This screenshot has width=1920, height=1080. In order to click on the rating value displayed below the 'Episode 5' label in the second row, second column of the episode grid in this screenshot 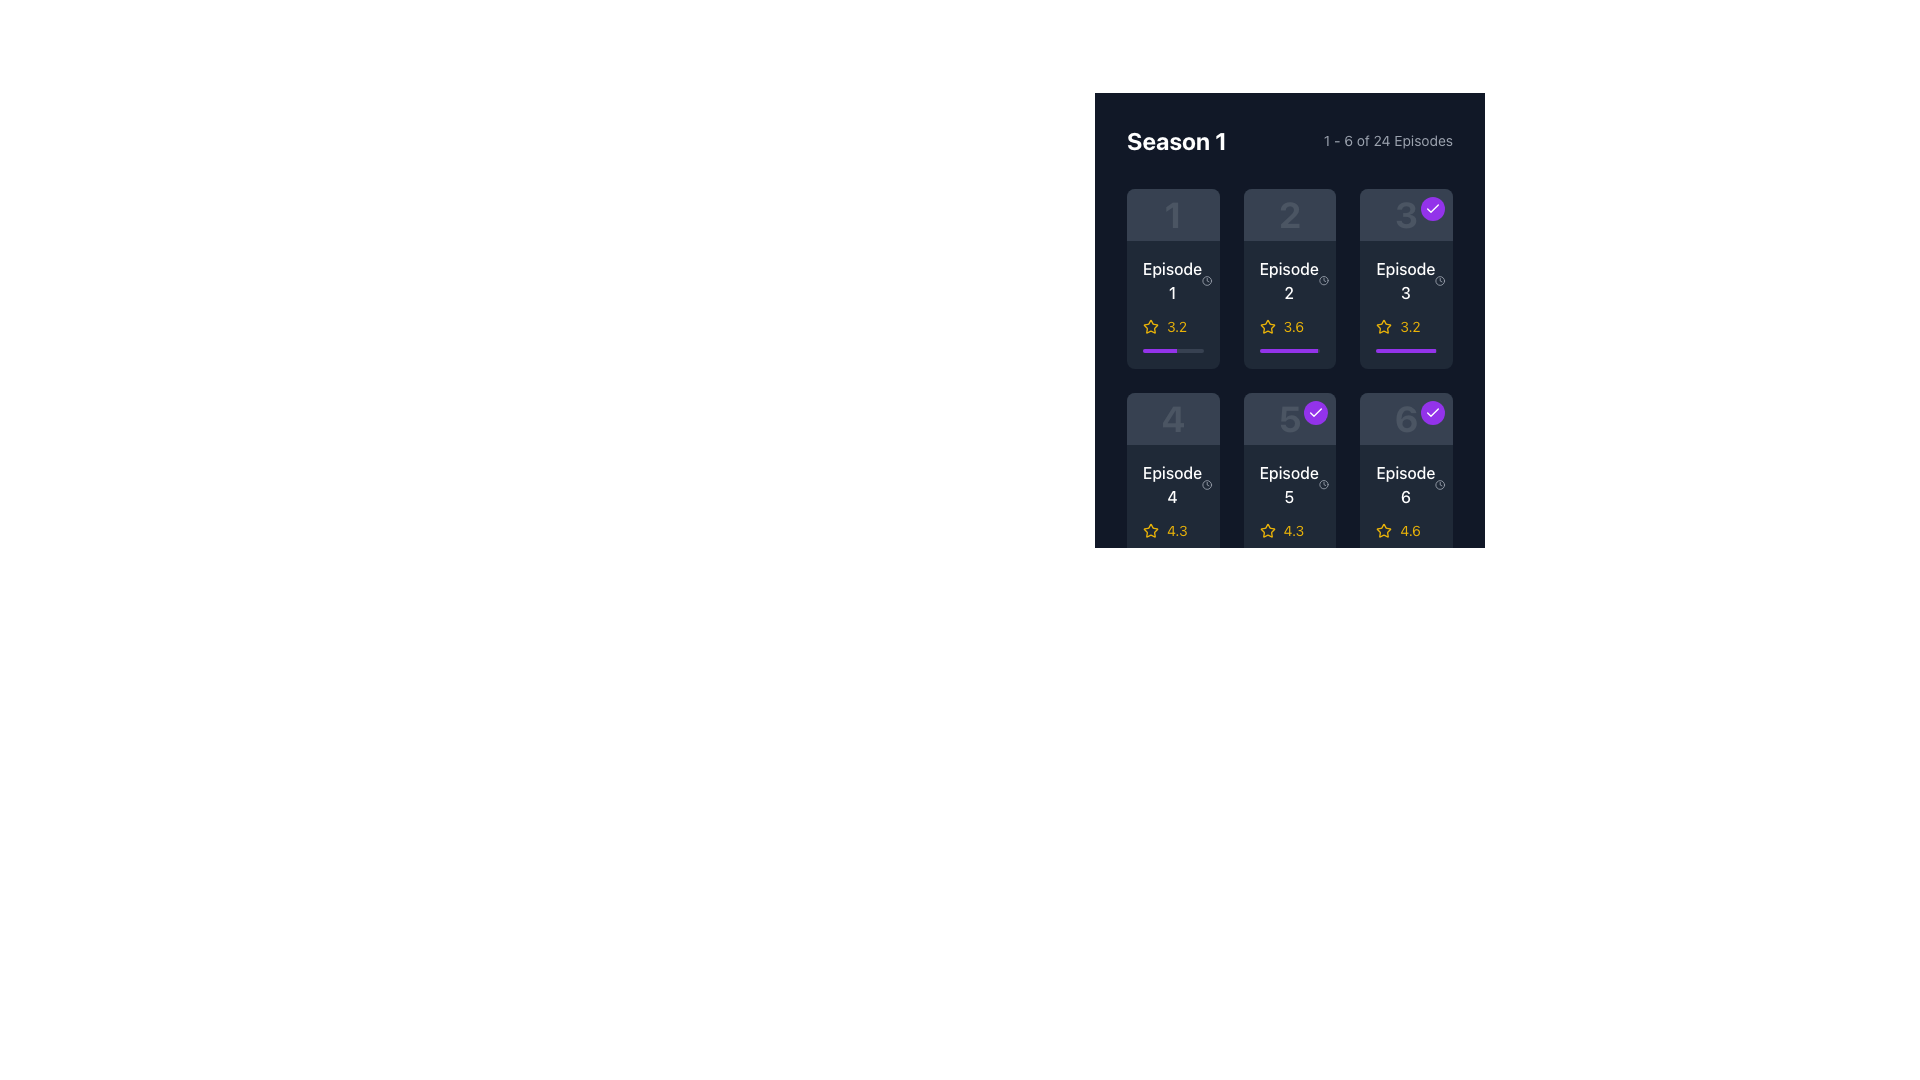, I will do `click(1290, 530)`.